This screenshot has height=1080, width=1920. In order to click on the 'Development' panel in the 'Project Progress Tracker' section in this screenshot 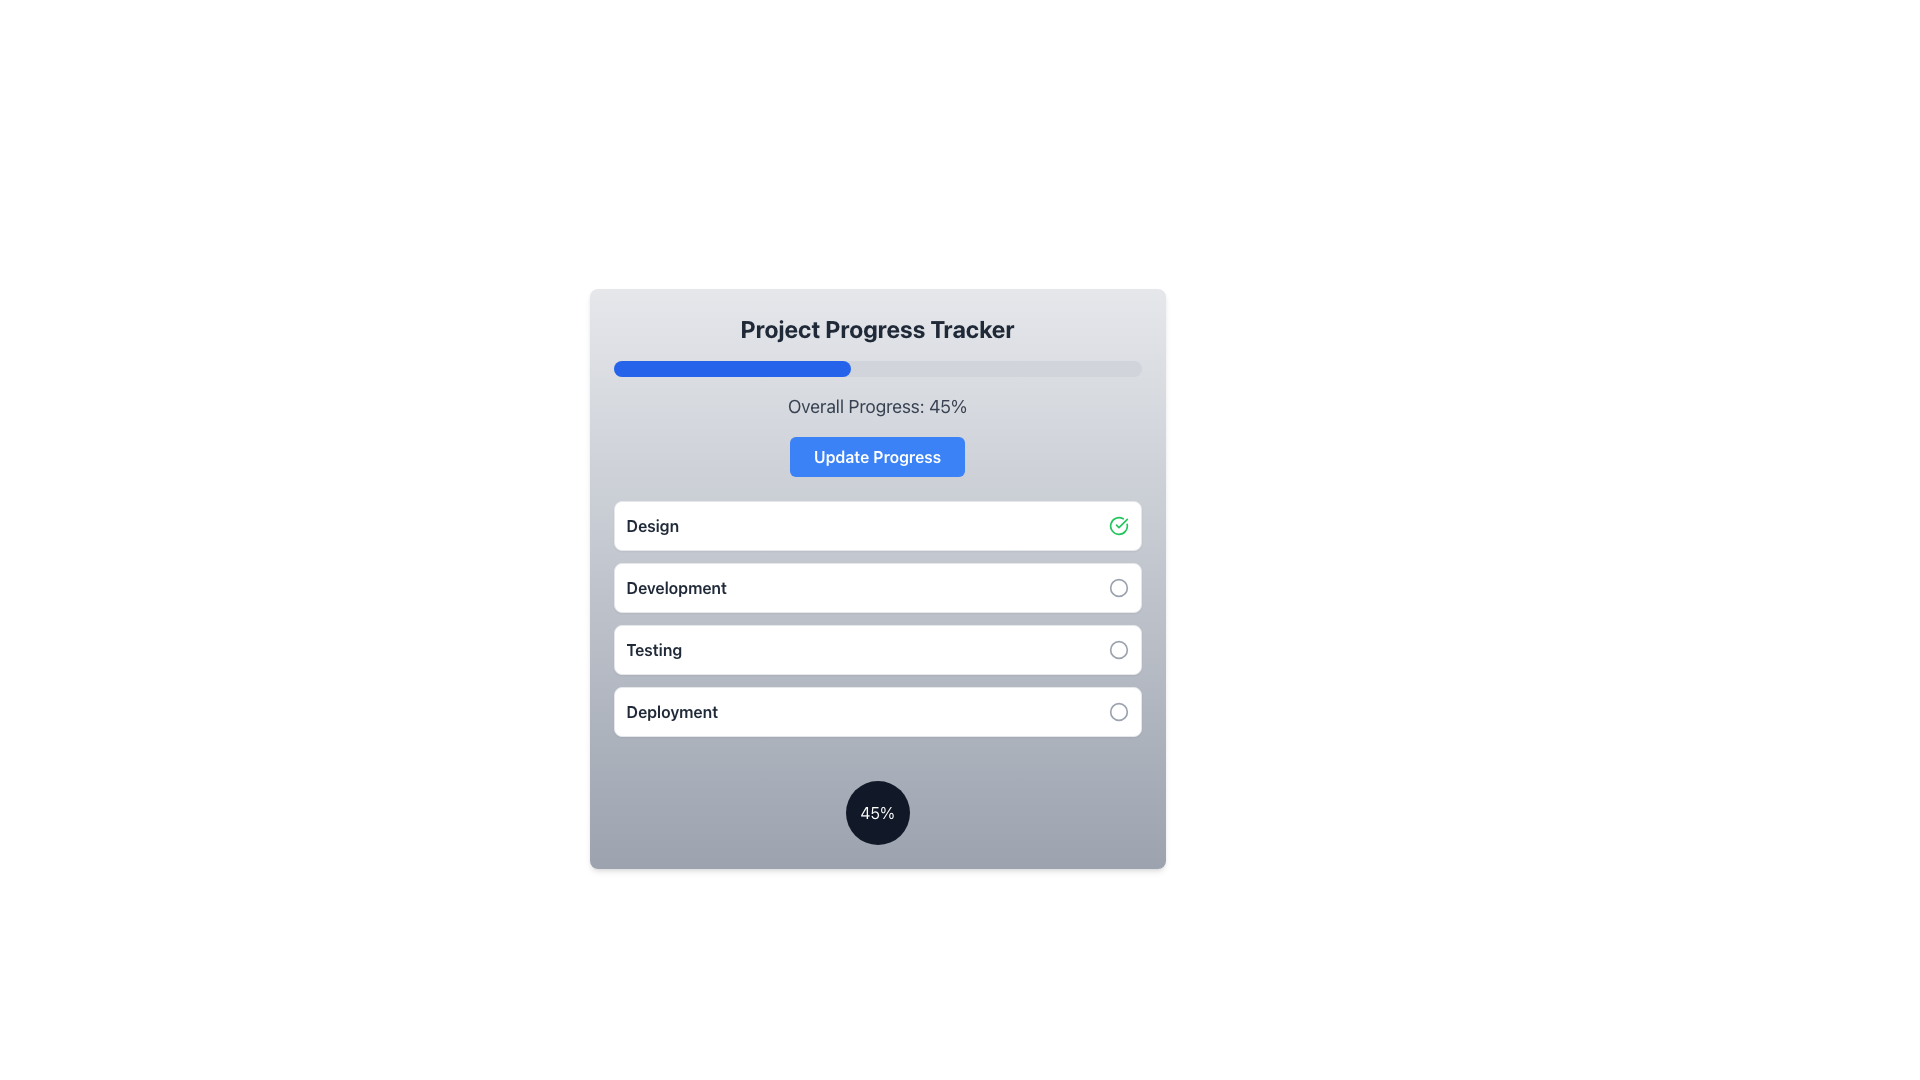, I will do `click(877, 586)`.